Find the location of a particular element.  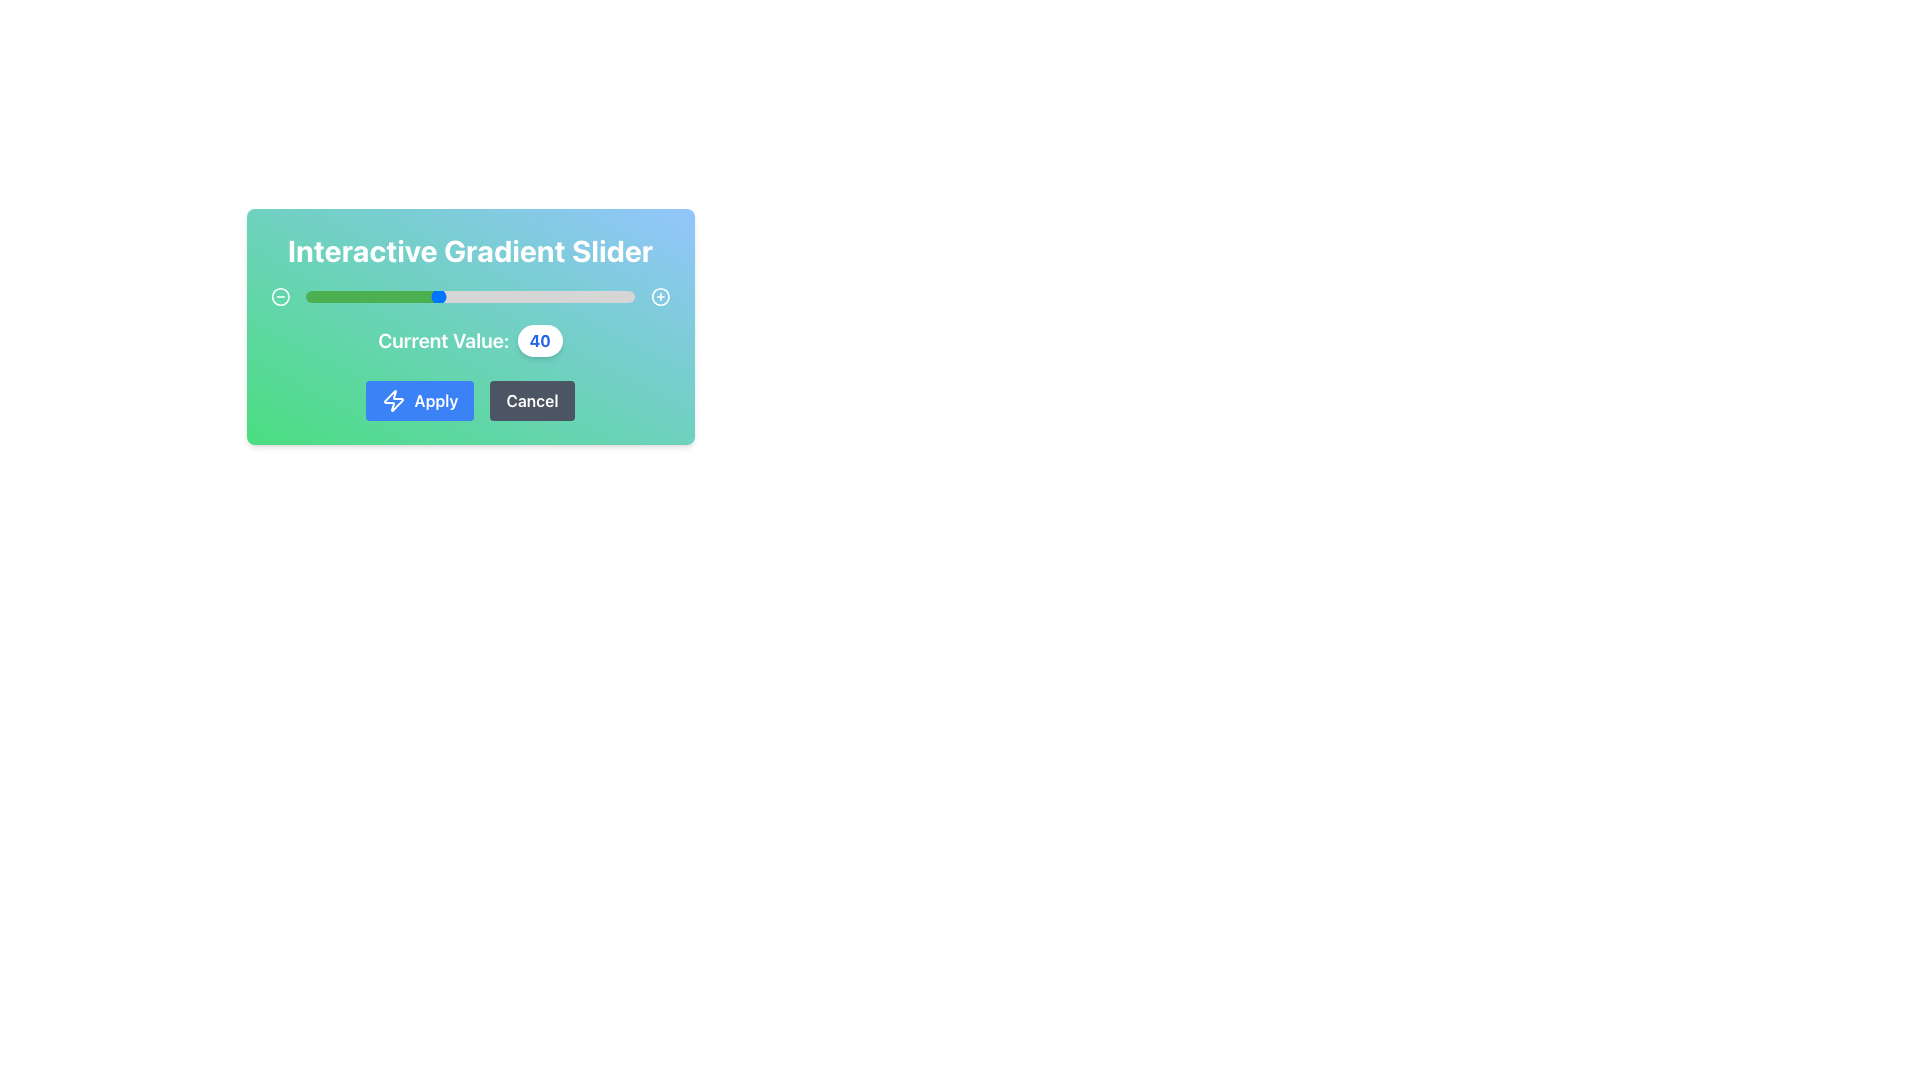

the slider's value is located at coordinates (318, 297).